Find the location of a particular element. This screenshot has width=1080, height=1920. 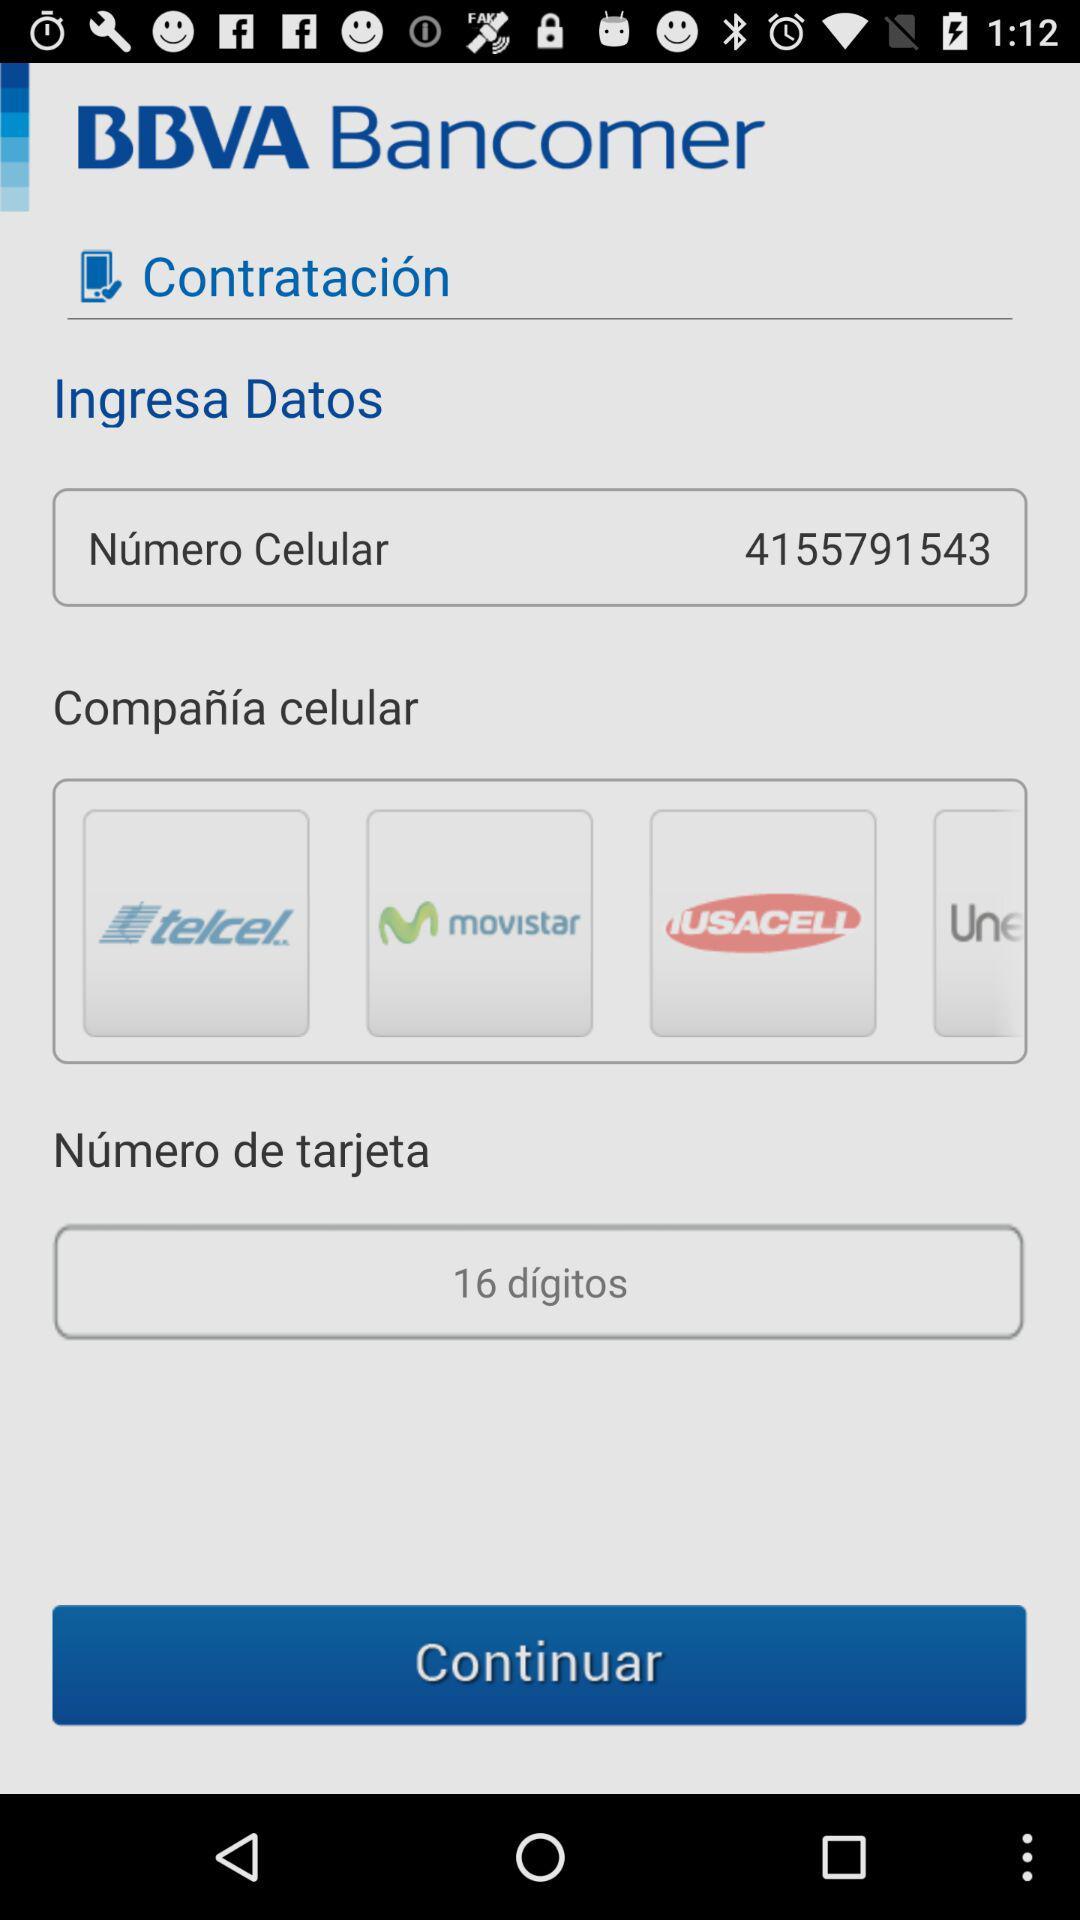

choose cellular provider is located at coordinates (479, 921).